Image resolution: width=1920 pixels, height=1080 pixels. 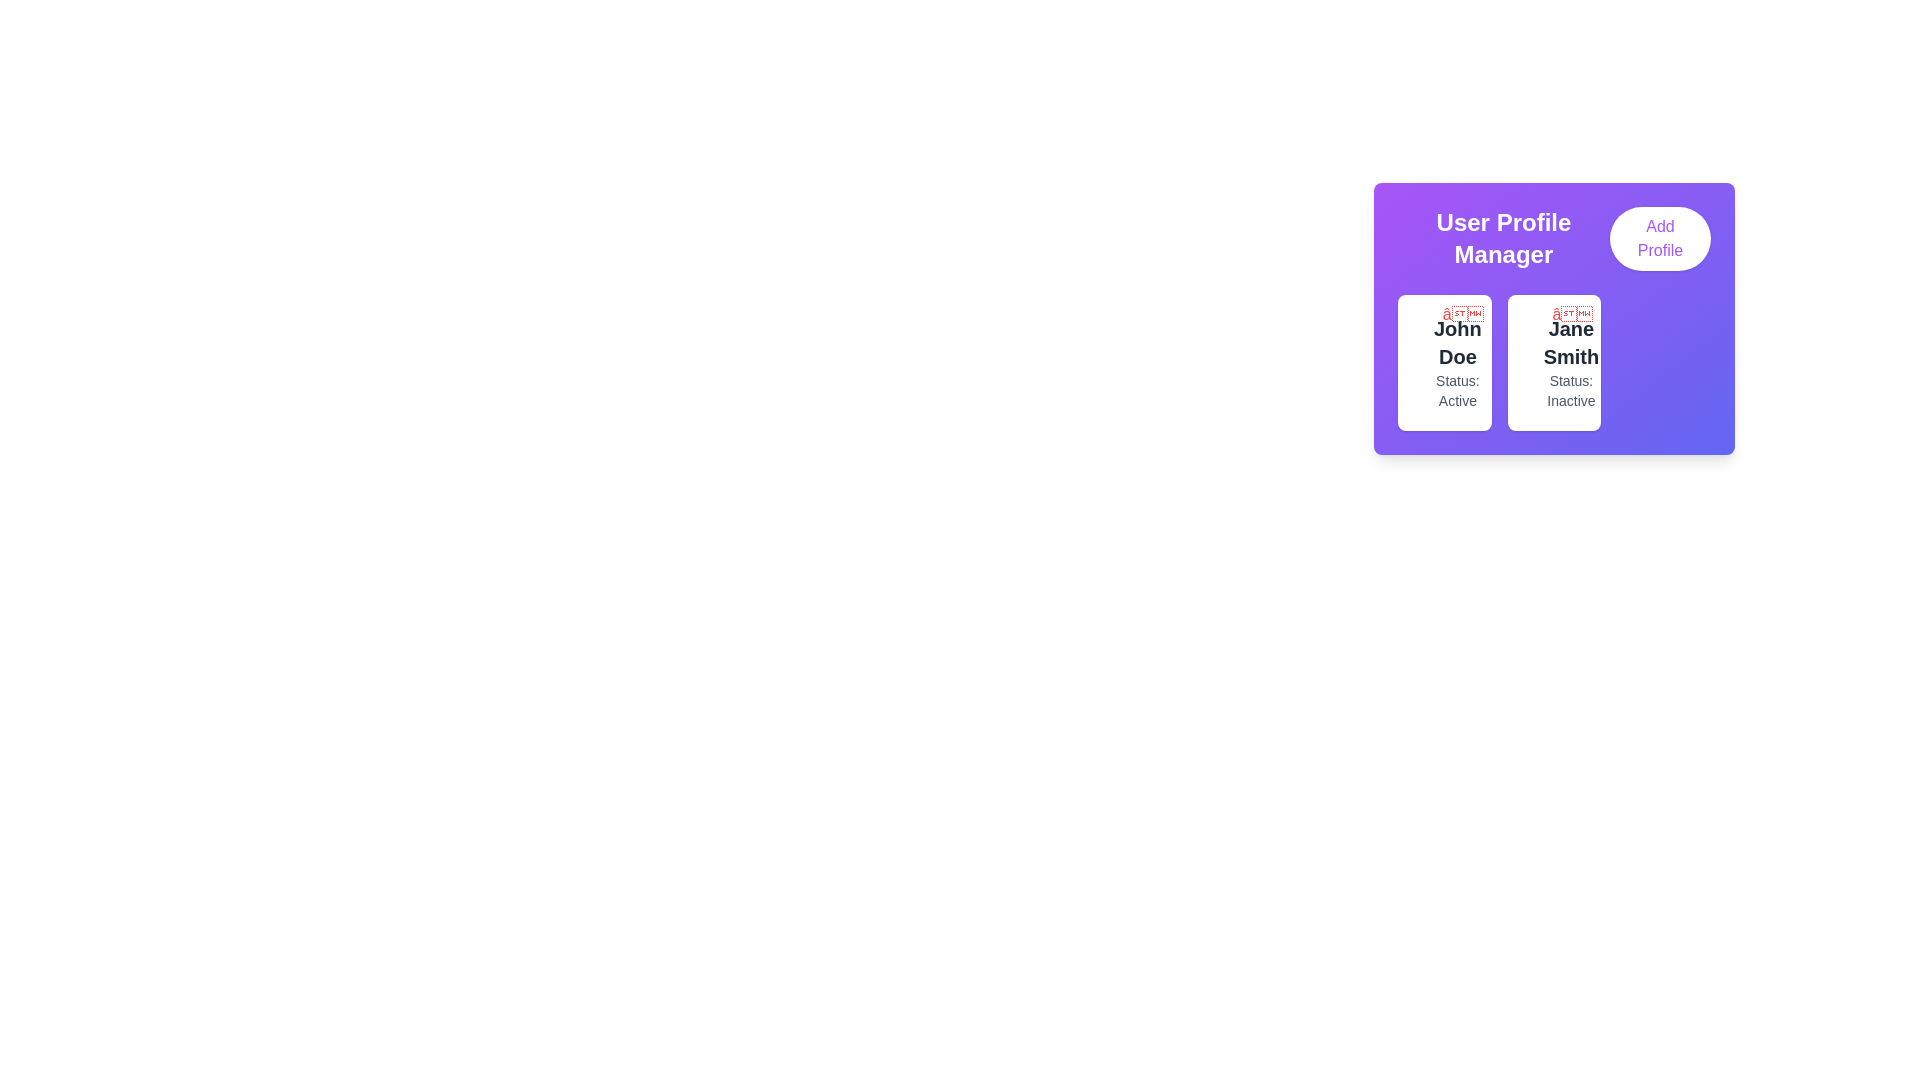 I want to click on status information displayed in the text label that shows 'Status: Inactive' below 'Jane Smith' within the User Profile Manager section, so click(x=1570, y=390).